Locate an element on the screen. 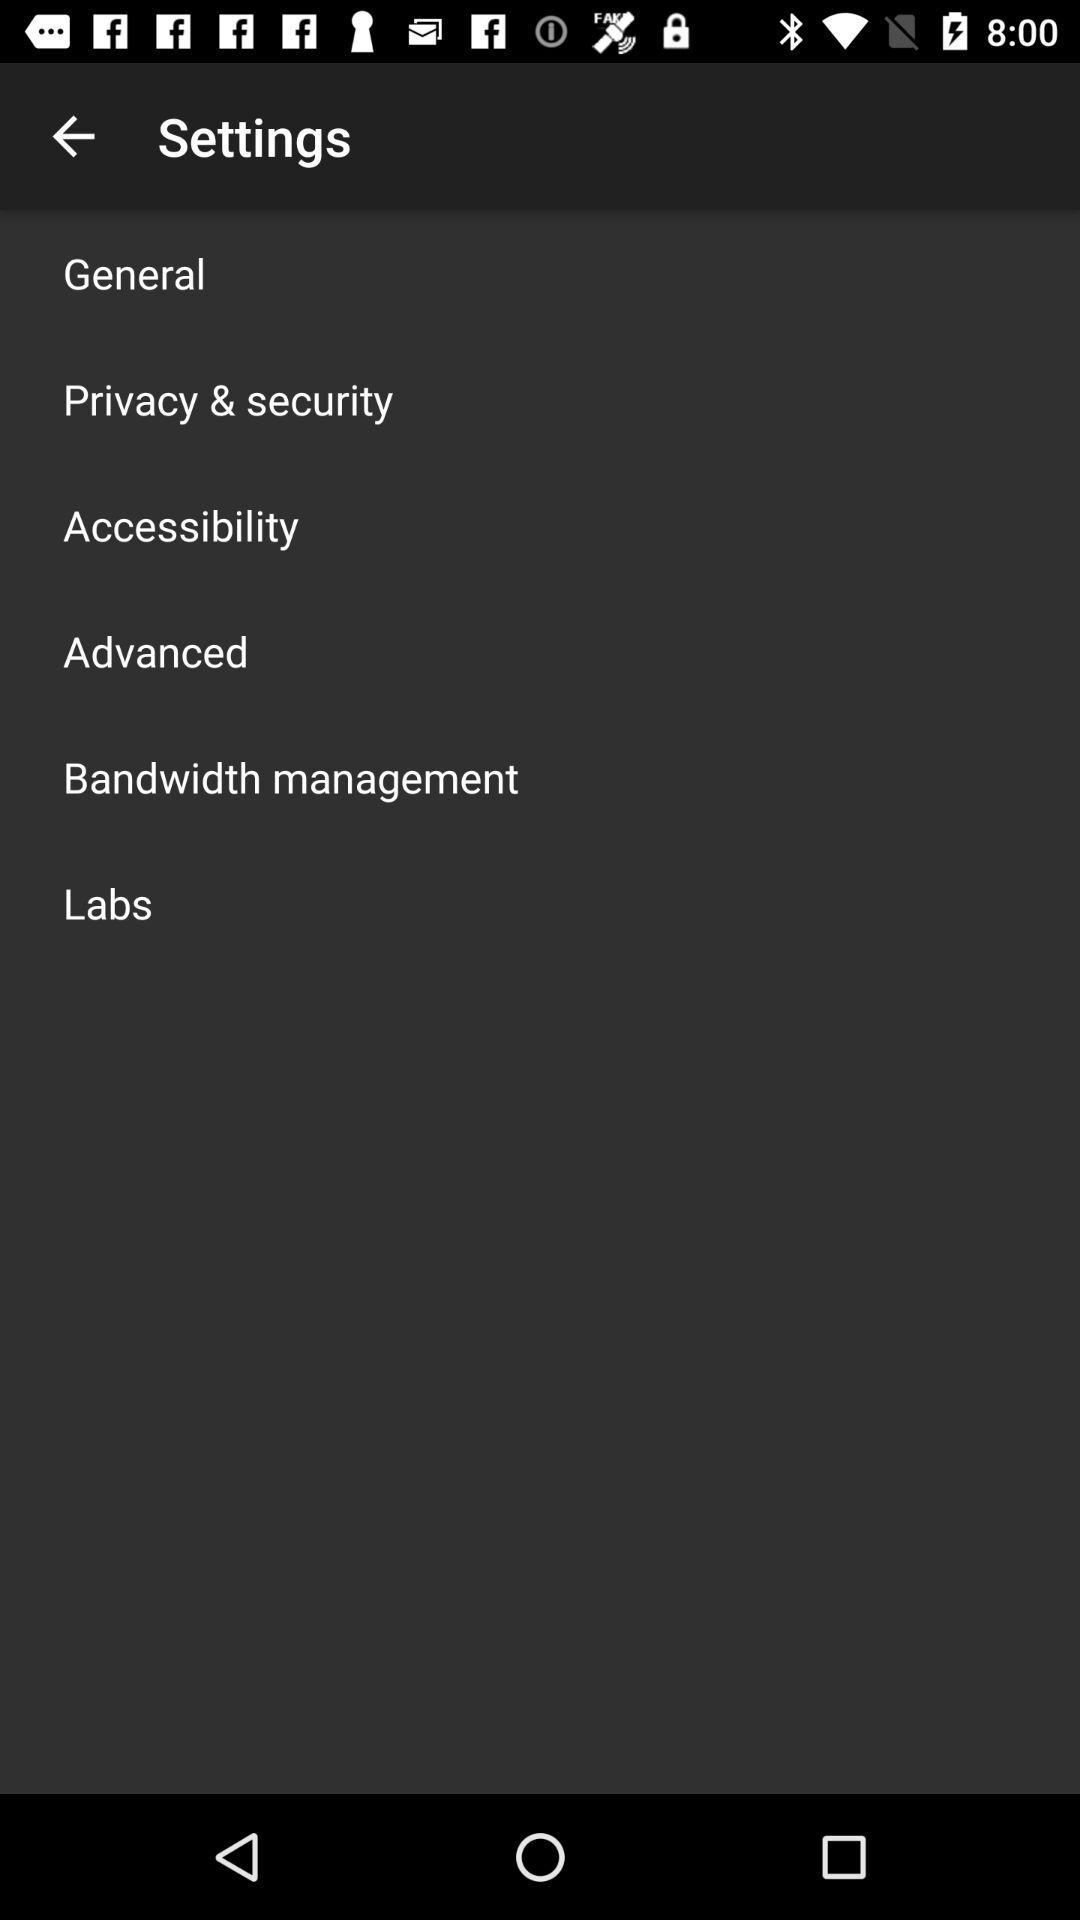  the item above general icon is located at coordinates (72, 135).